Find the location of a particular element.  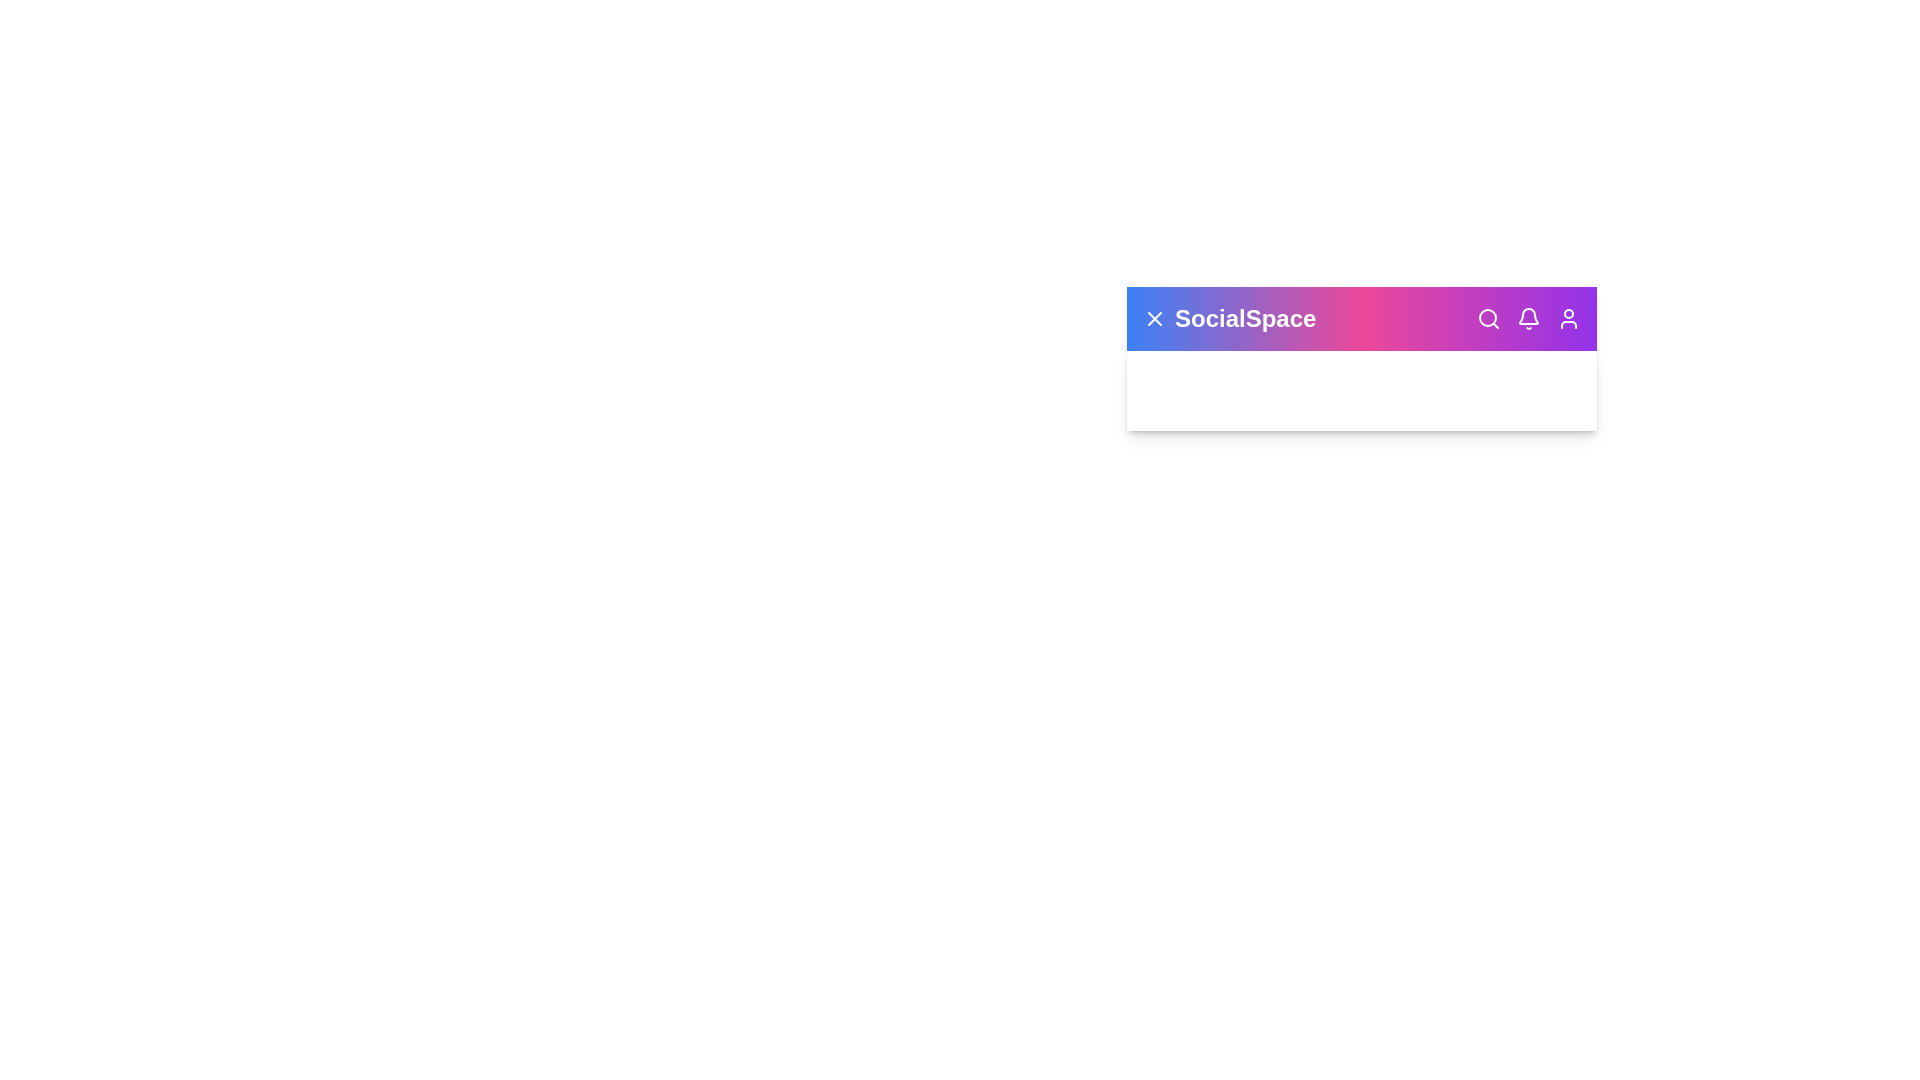

the button with the 'X' icon to toggle the menu visibility is located at coordinates (1155, 318).